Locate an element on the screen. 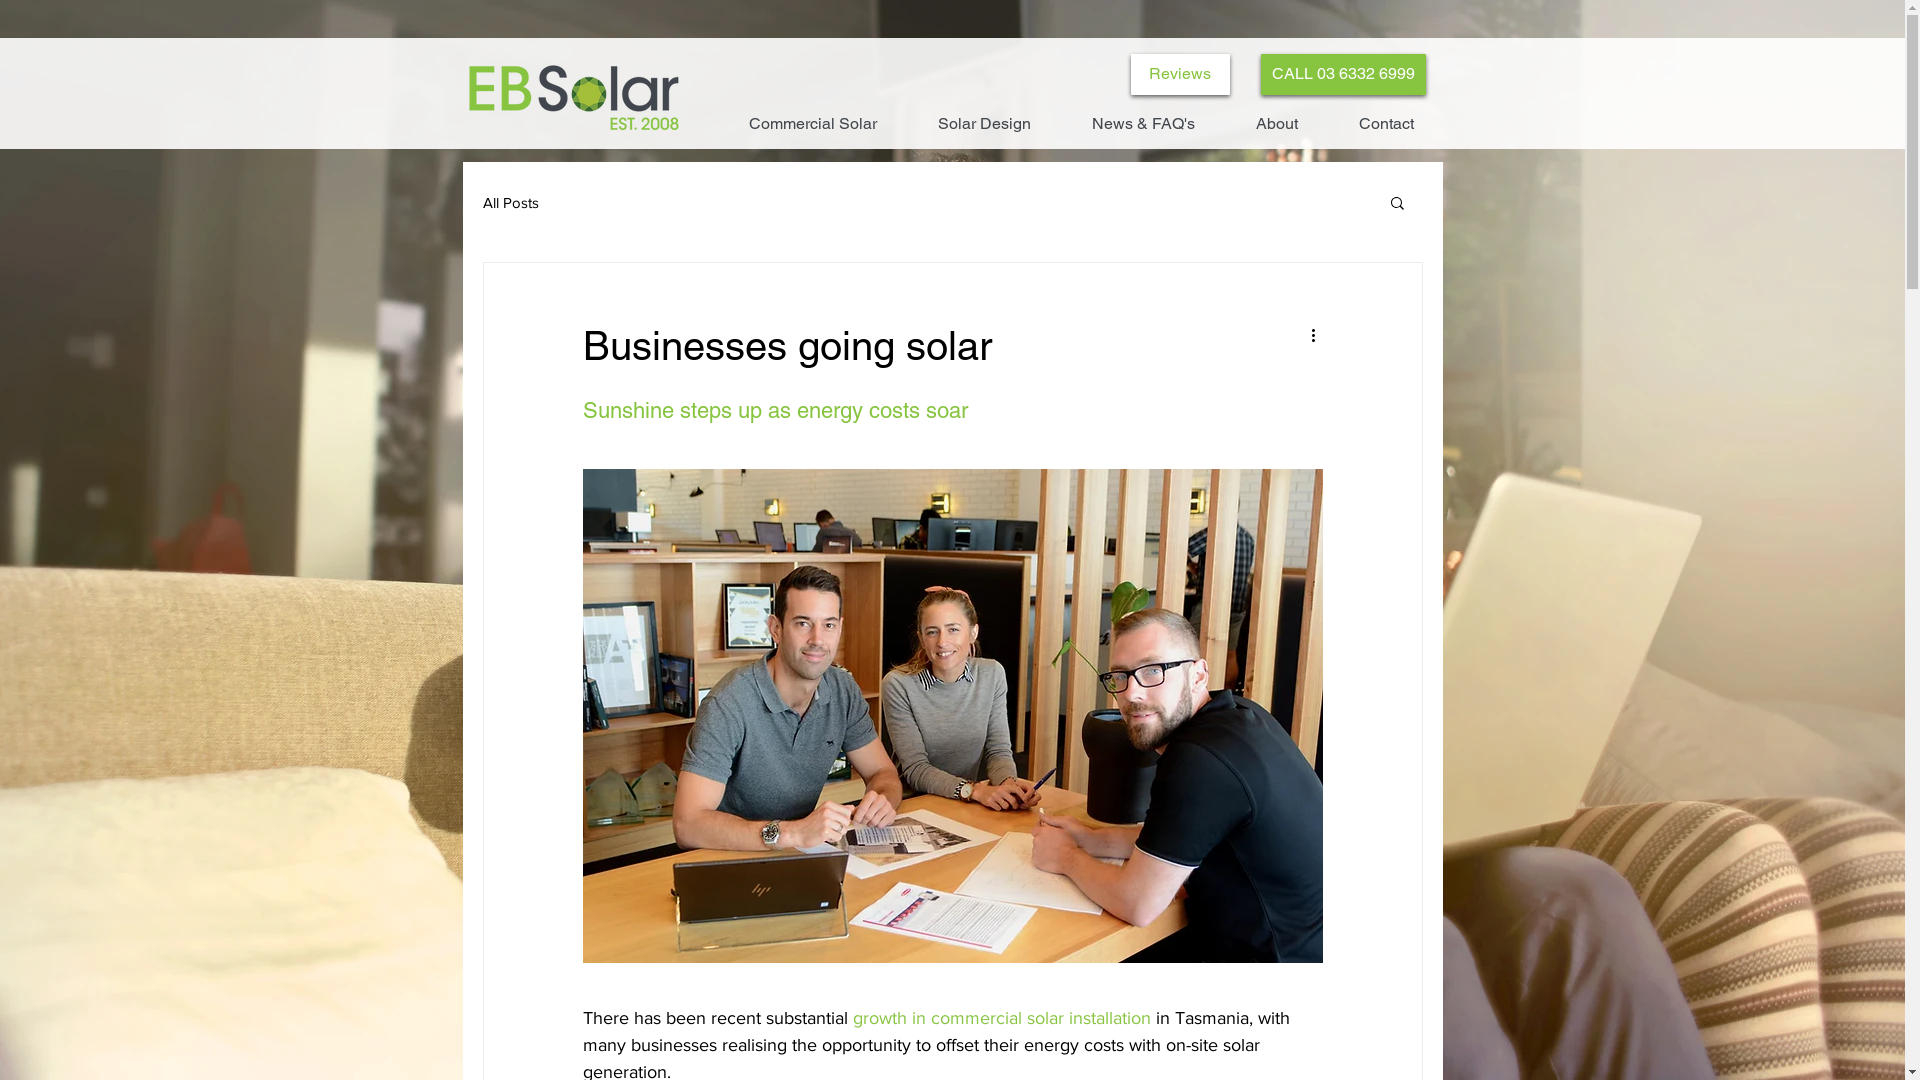 This screenshot has height=1080, width=1920. 'All Posts' is located at coordinates (481, 202).